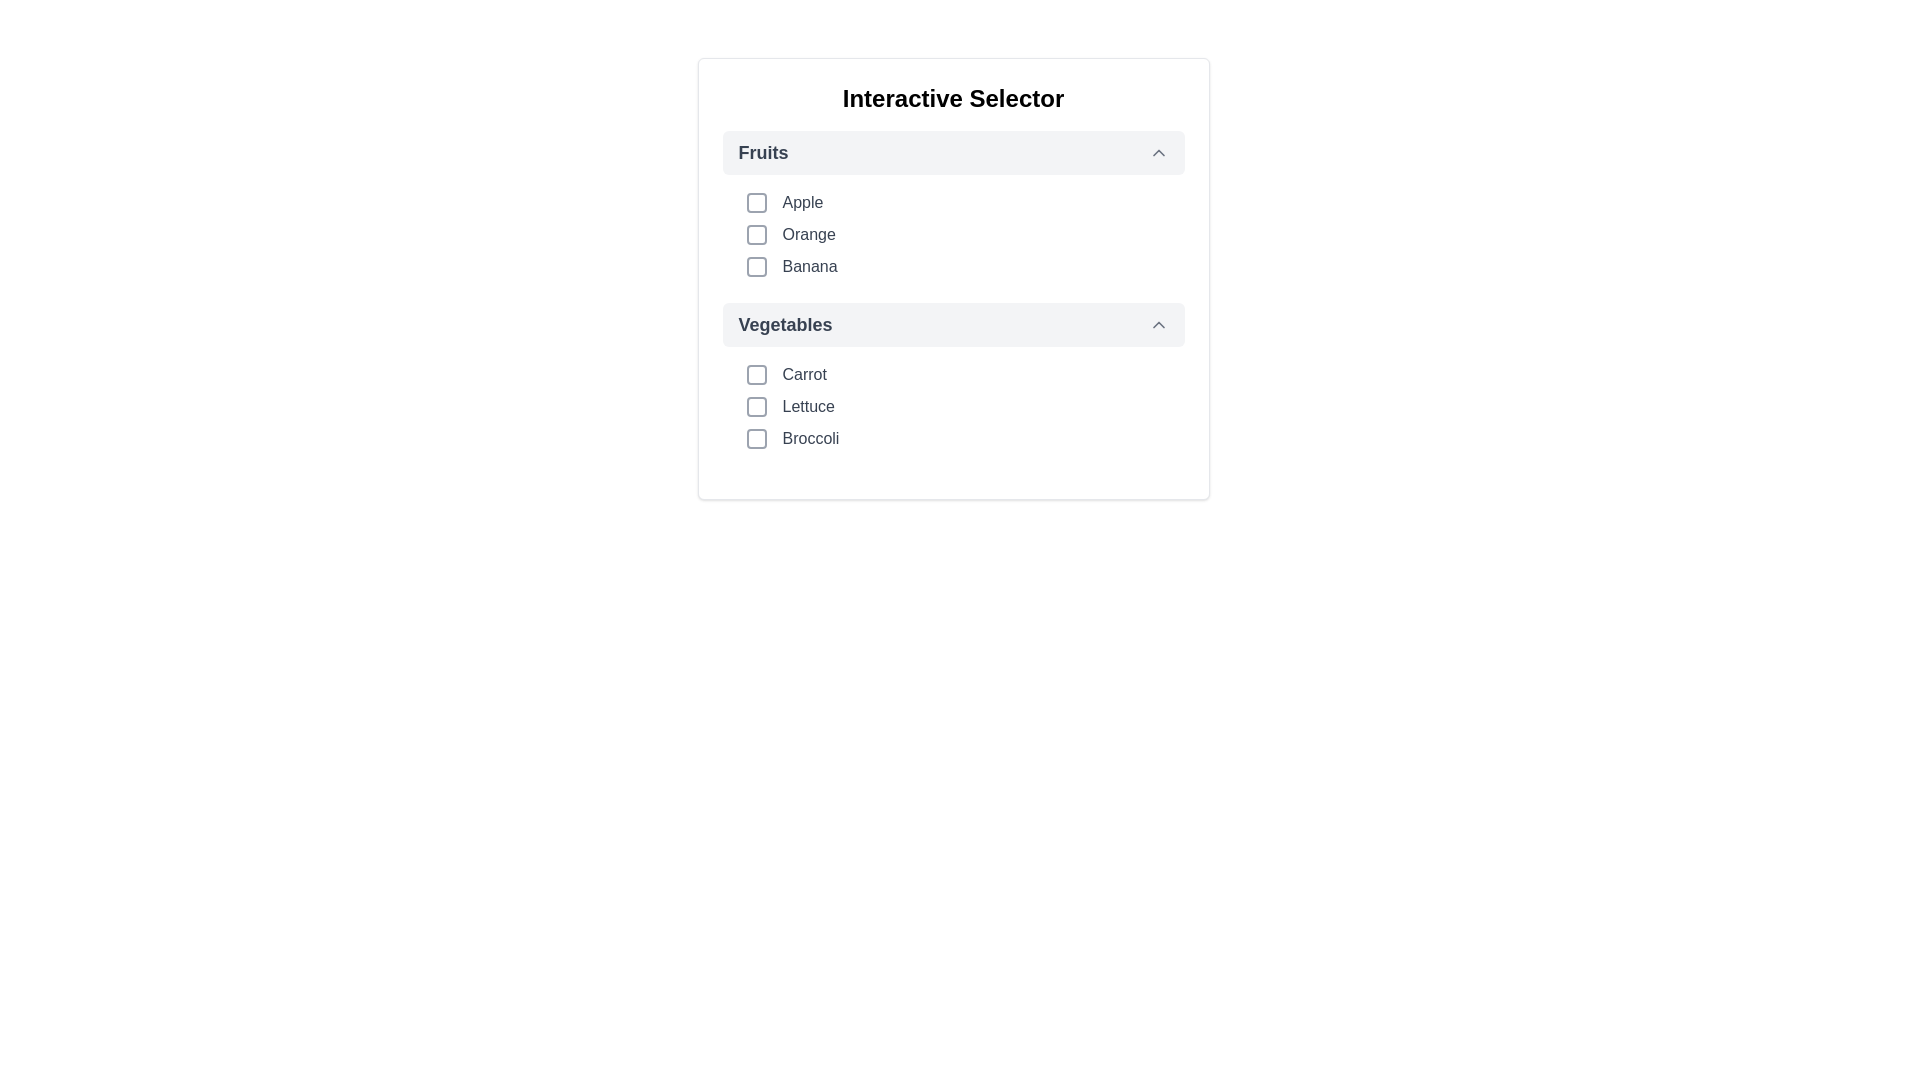 This screenshot has width=1920, height=1080. I want to click on the third checkbox in the 'Vegetables' group, located to the left of the 'Broccoli' label, so click(755, 438).